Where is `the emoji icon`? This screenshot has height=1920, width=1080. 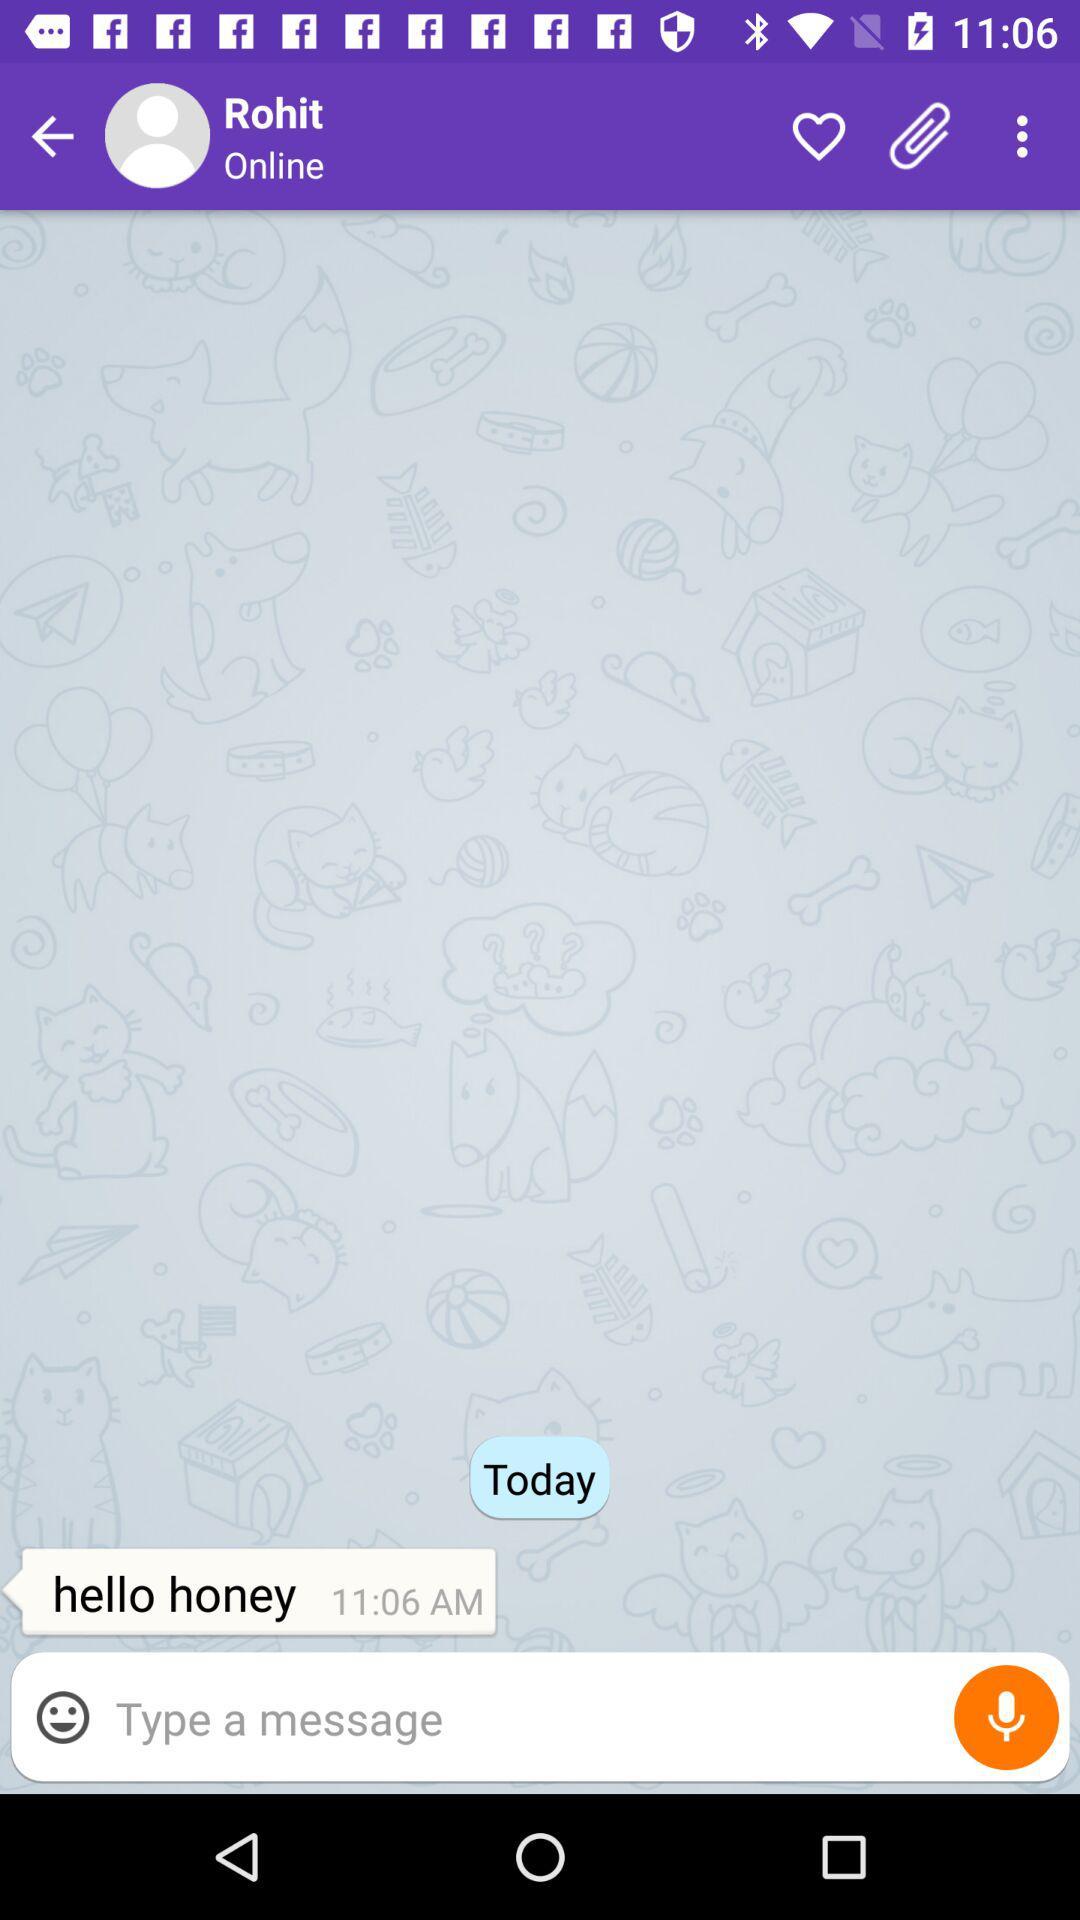
the emoji icon is located at coordinates (61, 1716).